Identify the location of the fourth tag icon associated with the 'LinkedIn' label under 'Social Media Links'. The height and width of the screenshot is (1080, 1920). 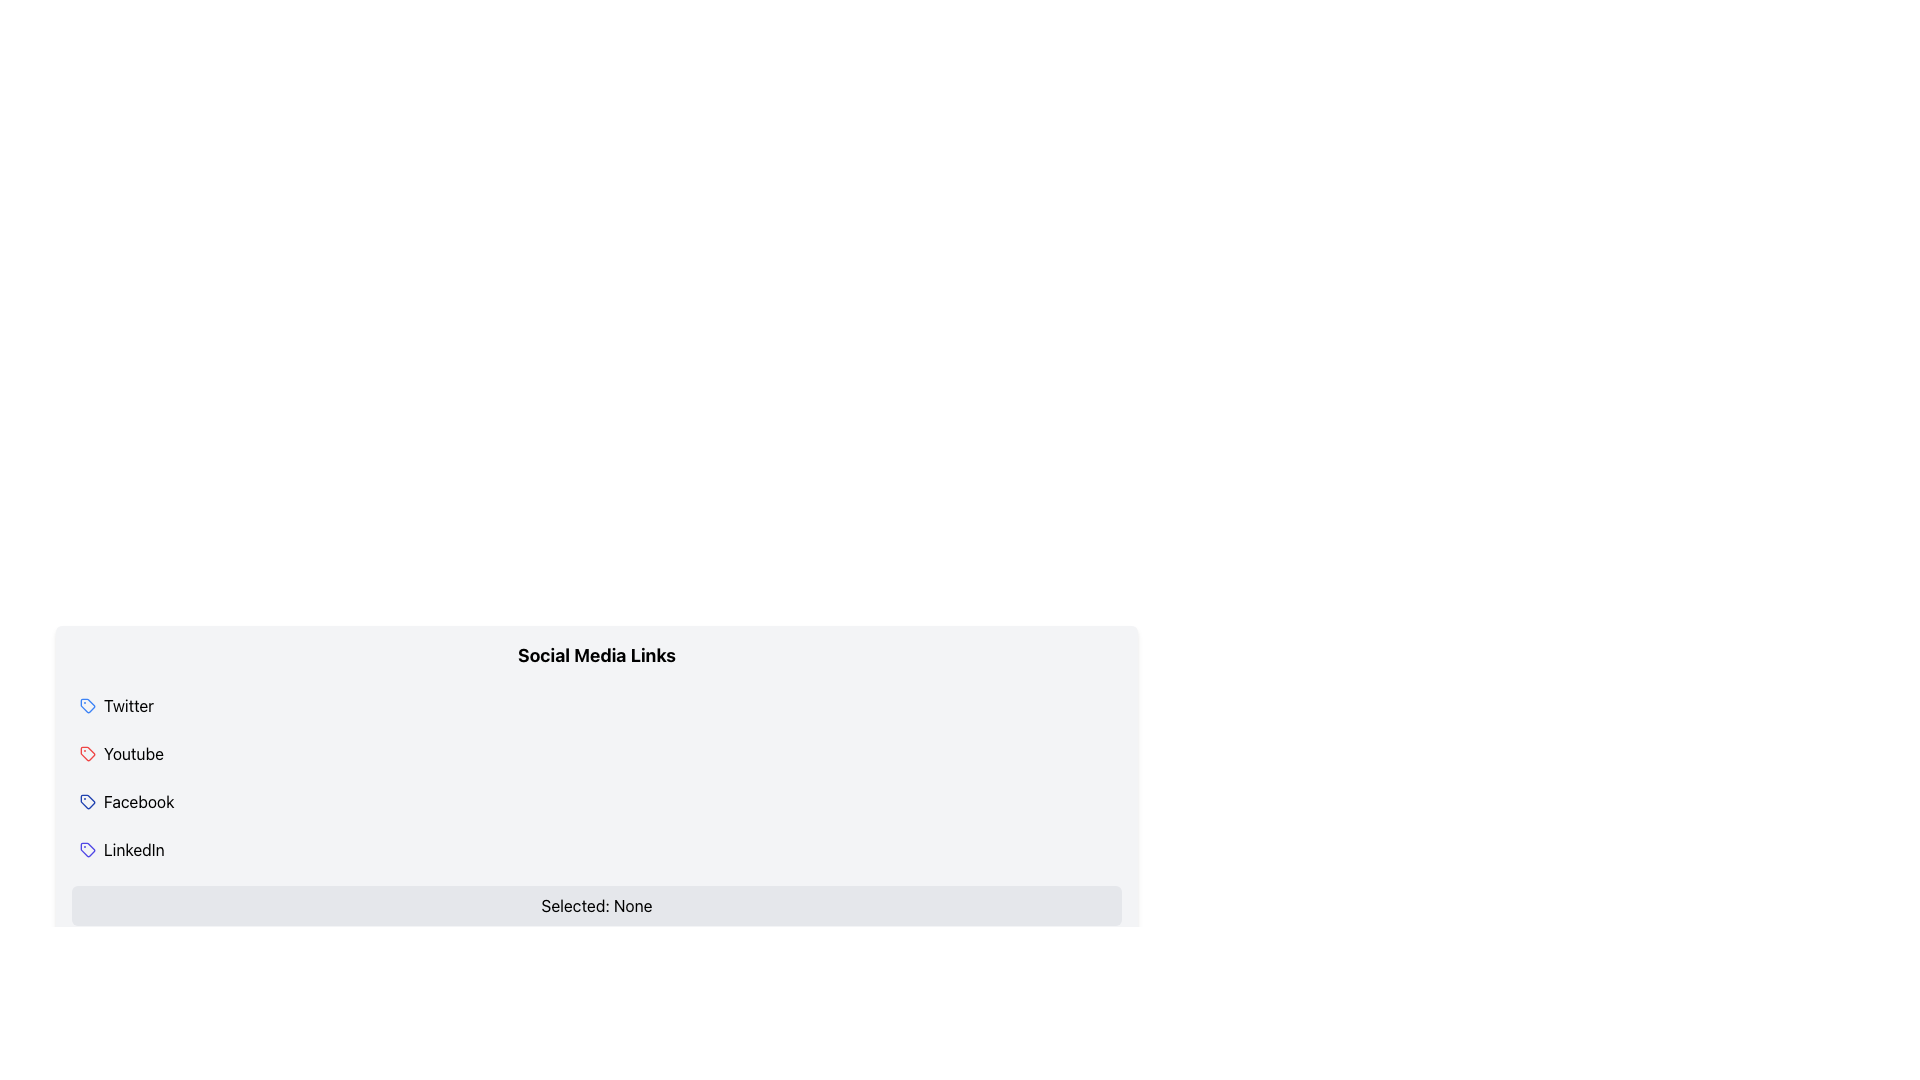
(86, 849).